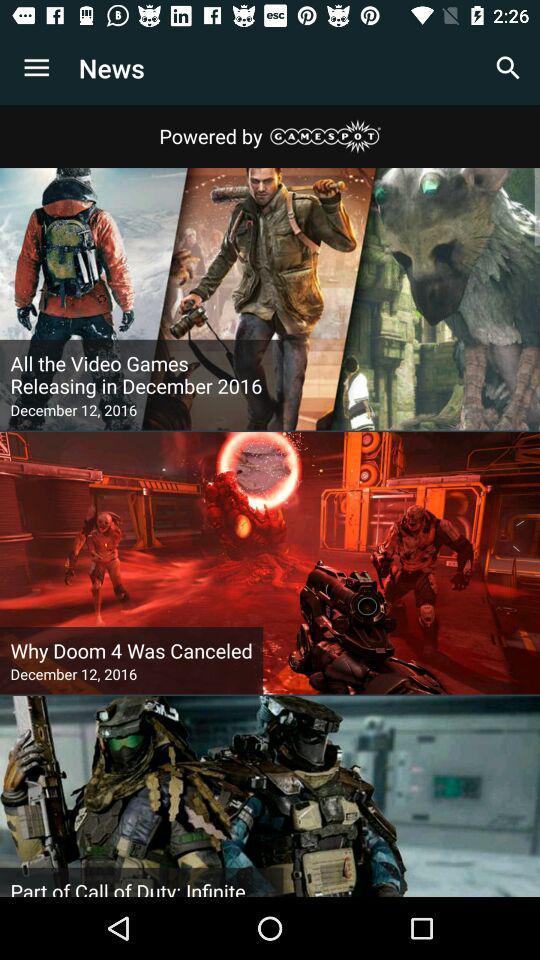 The image size is (540, 960). What do you see at coordinates (508, 68) in the screenshot?
I see `item at the top right corner` at bounding box center [508, 68].